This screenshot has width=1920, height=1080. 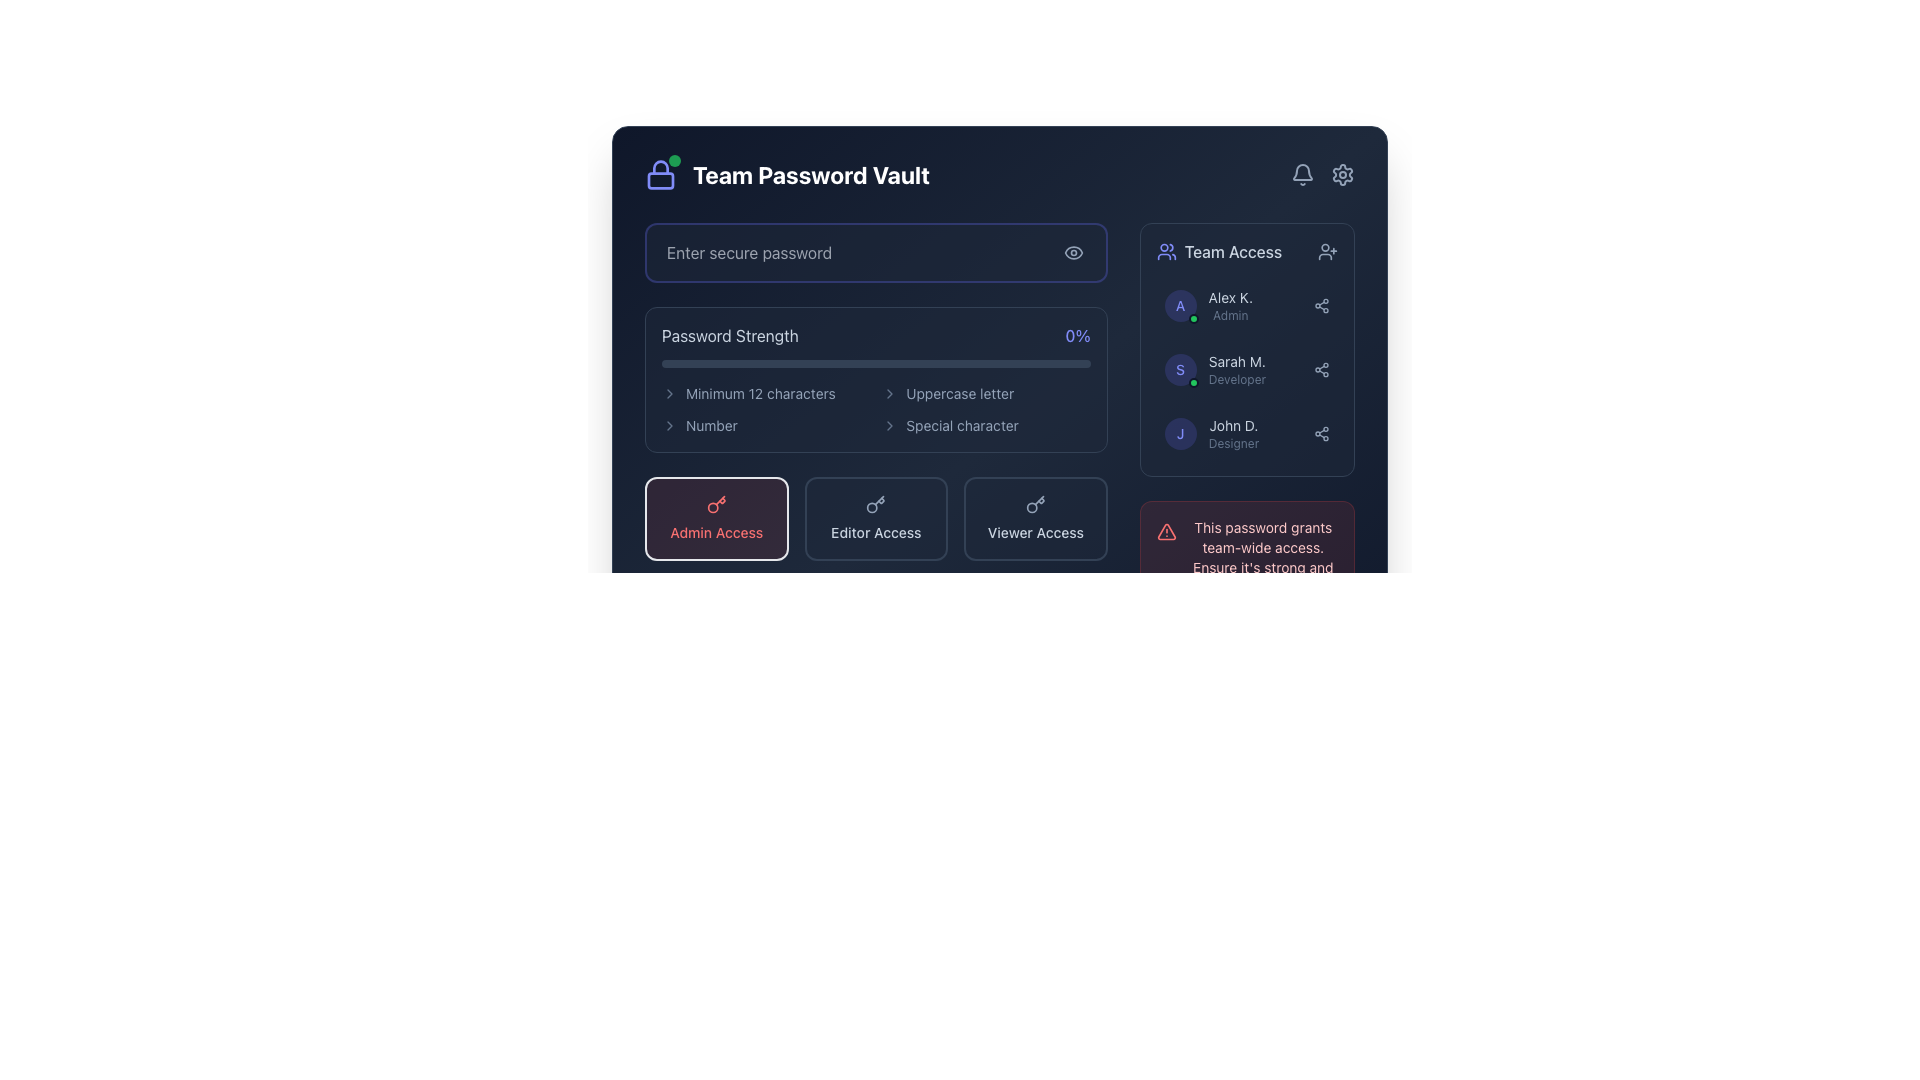 What do you see at coordinates (1236, 362) in the screenshot?
I see `the Text Label element displaying 'Sarah M.' located in the middle section of the 'Team Access' panel, positioned under 'Alex K.' and above 'Developer'` at bounding box center [1236, 362].